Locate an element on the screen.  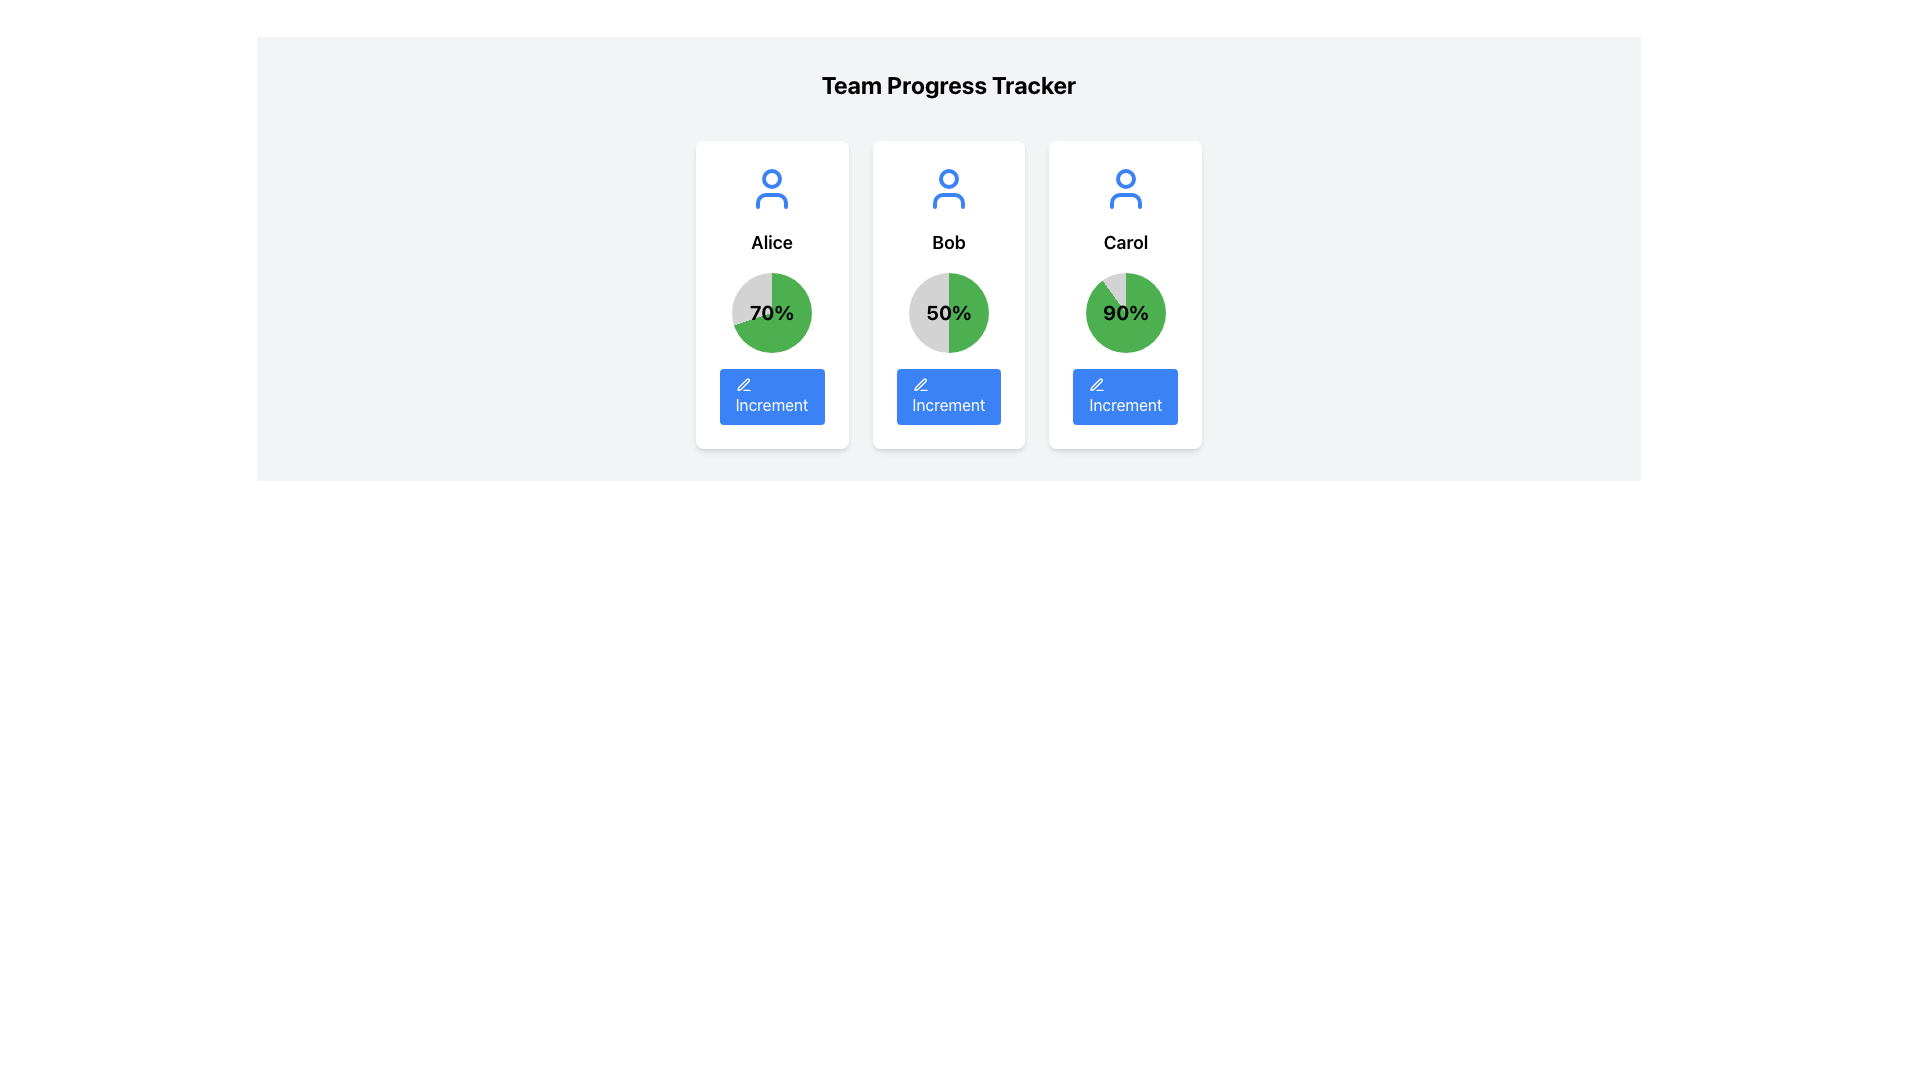
the body element of the user profile icon representing 'Carol' in the Team Progress Tracker layout is located at coordinates (1125, 200).